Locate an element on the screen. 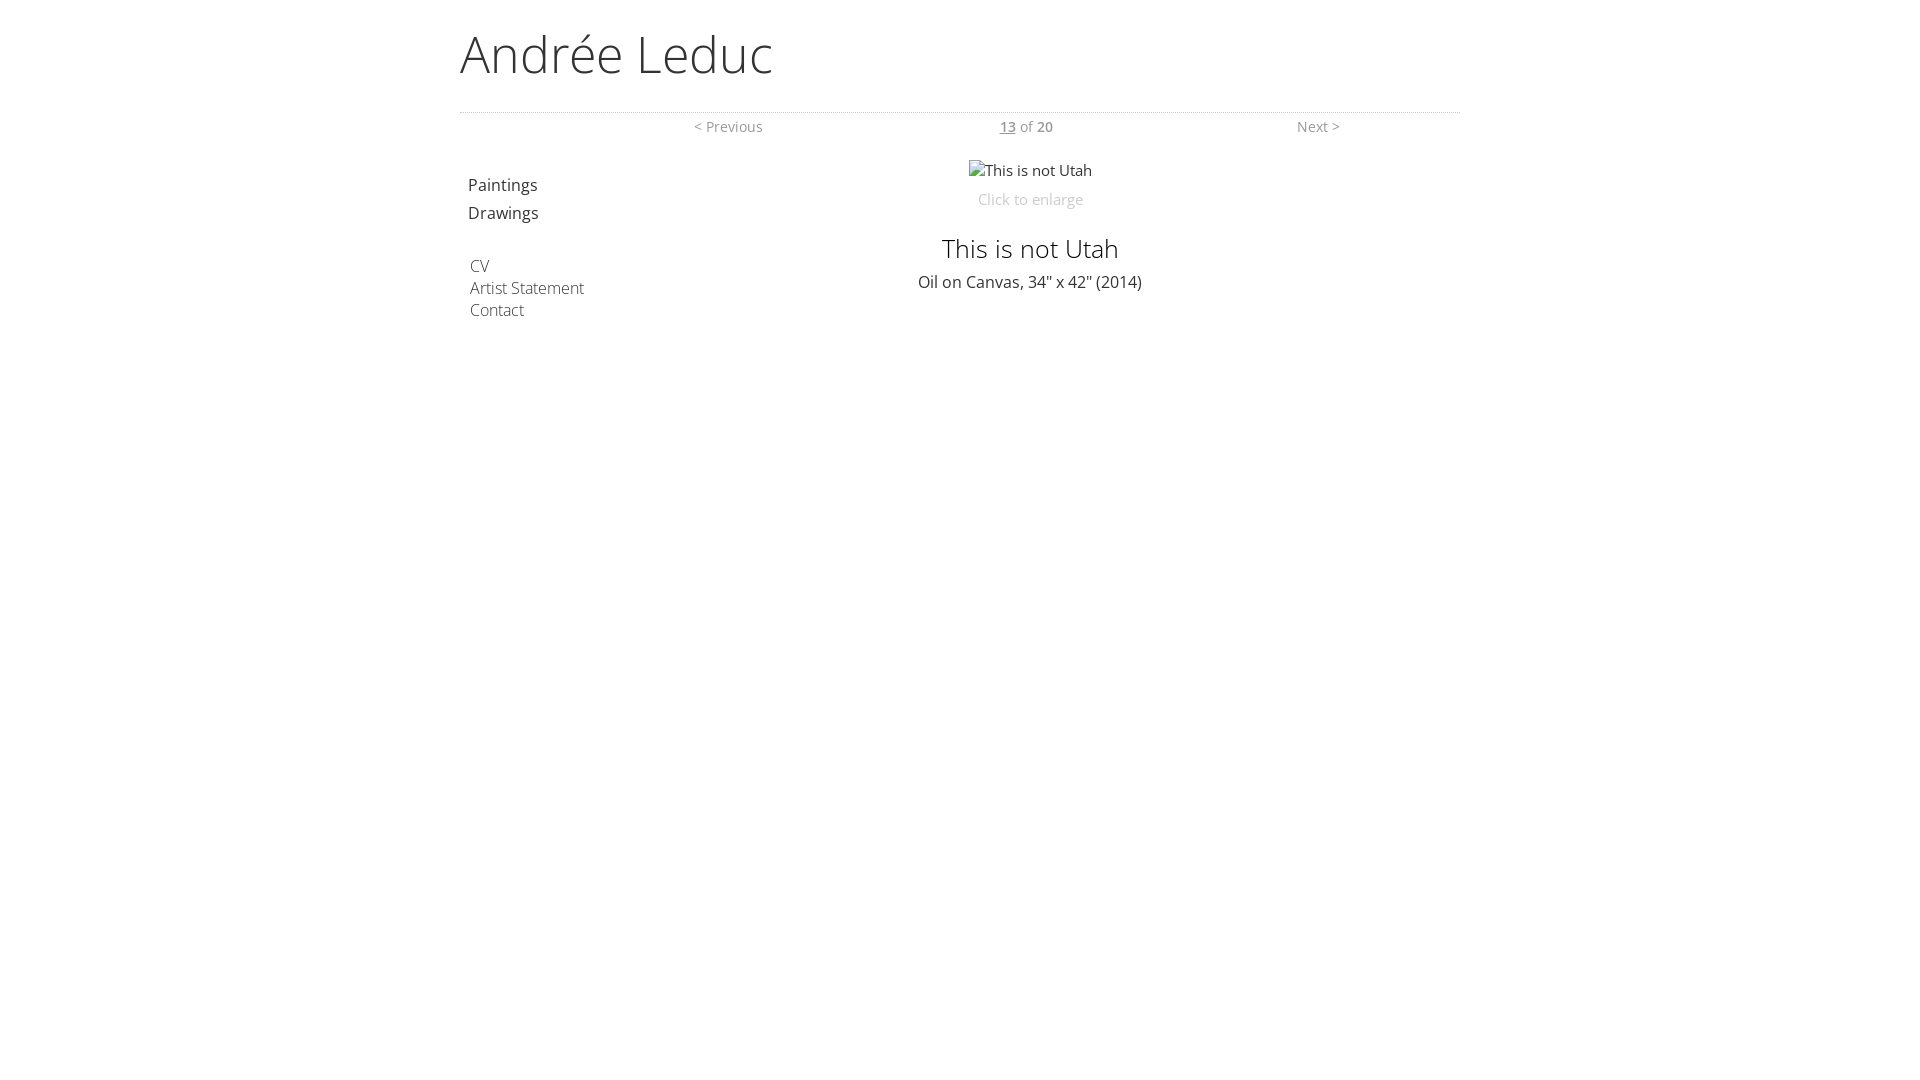 The image size is (1920, 1080). 'Artist Statement' is located at coordinates (469, 288).